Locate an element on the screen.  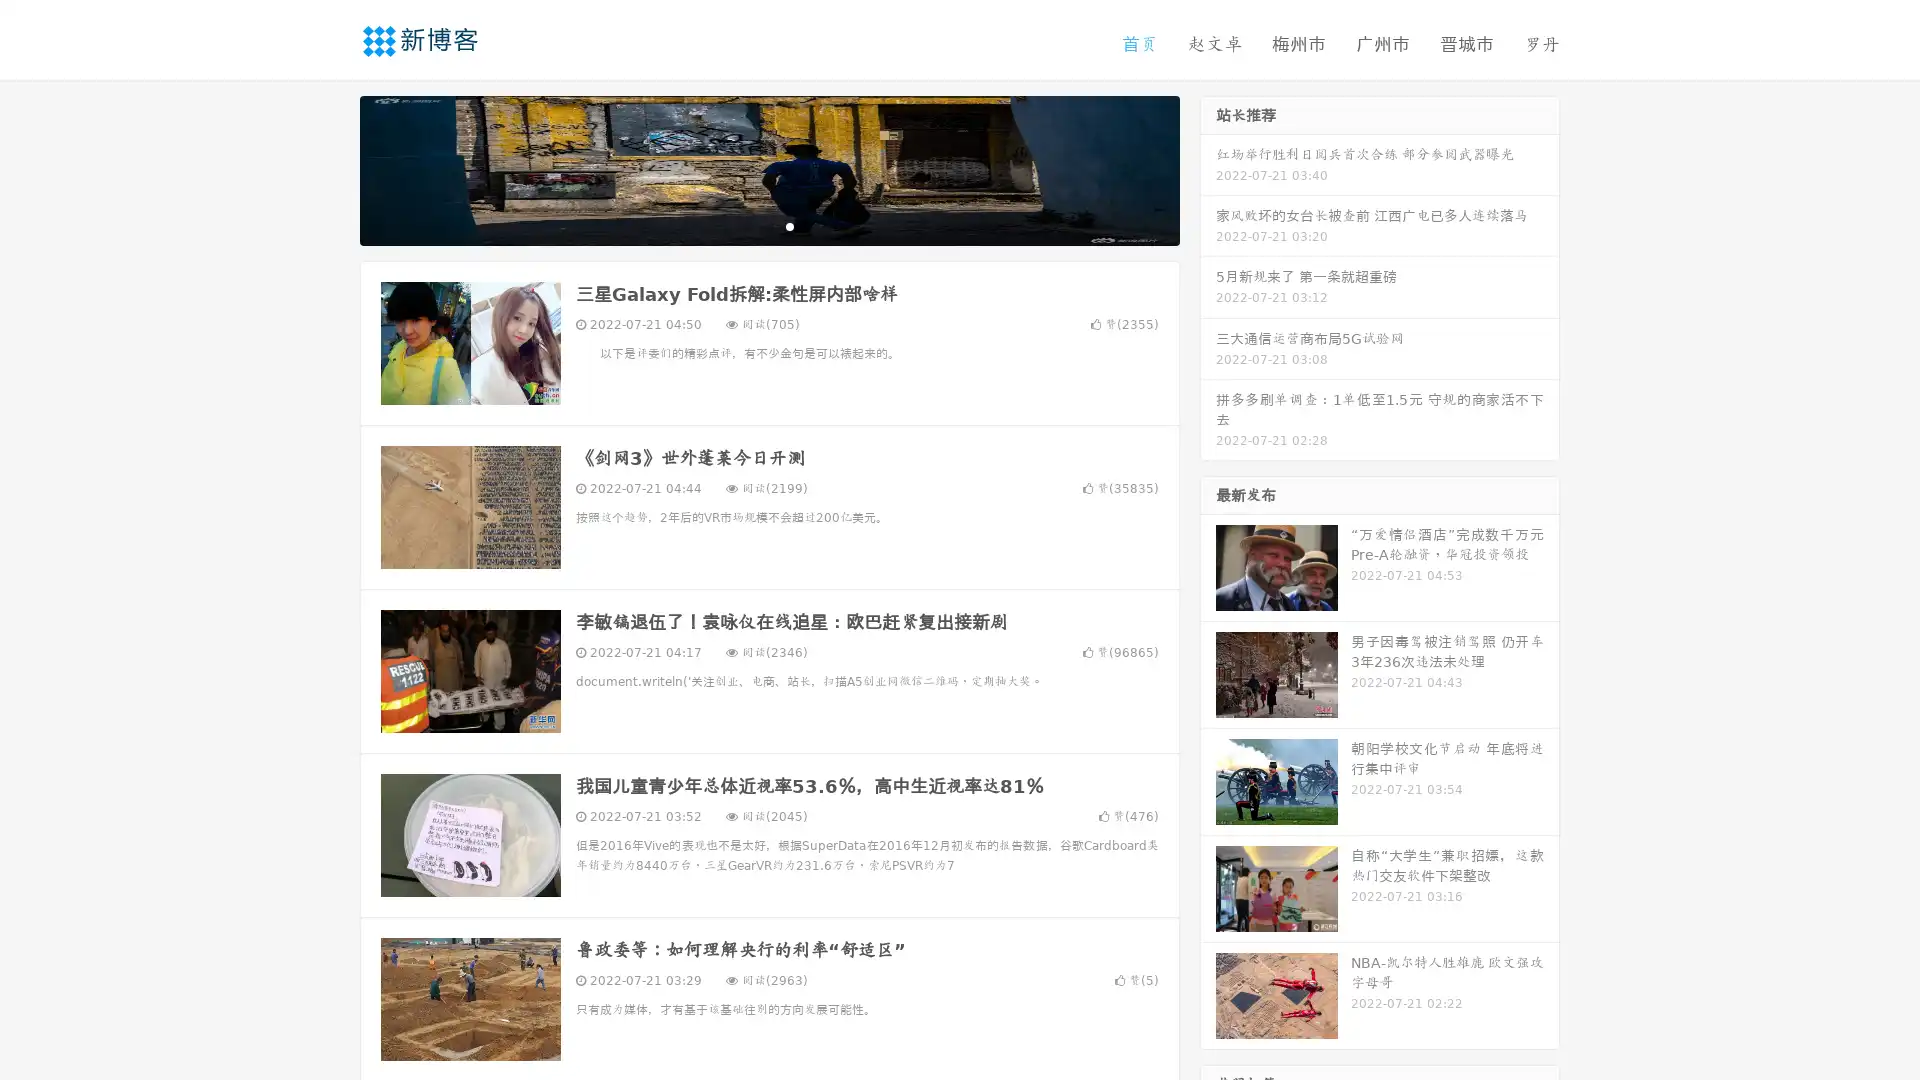
Go to slide 3 is located at coordinates (789, 225).